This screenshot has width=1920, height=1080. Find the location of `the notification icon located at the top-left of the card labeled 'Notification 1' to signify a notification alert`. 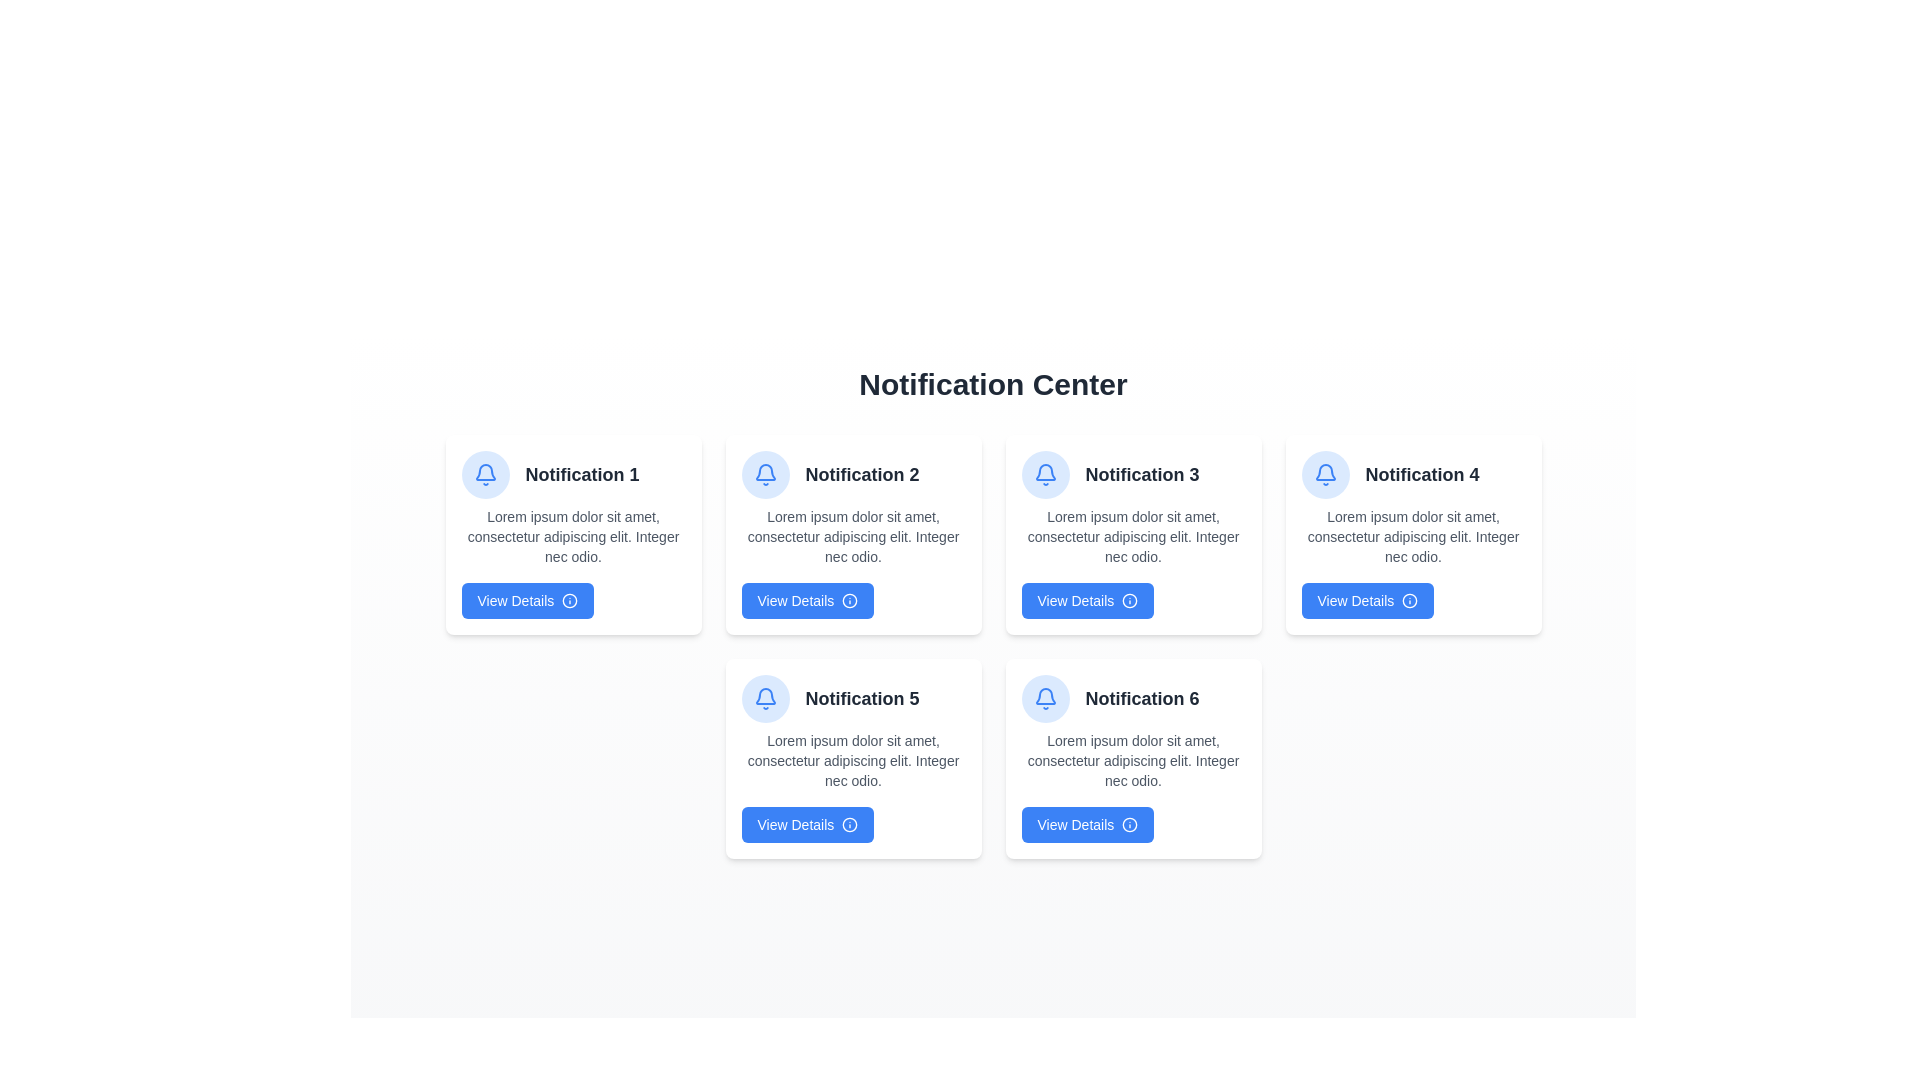

the notification icon located at the top-left of the card labeled 'Notification 1' to signify a notification alert is located at coordinates (485, 474).